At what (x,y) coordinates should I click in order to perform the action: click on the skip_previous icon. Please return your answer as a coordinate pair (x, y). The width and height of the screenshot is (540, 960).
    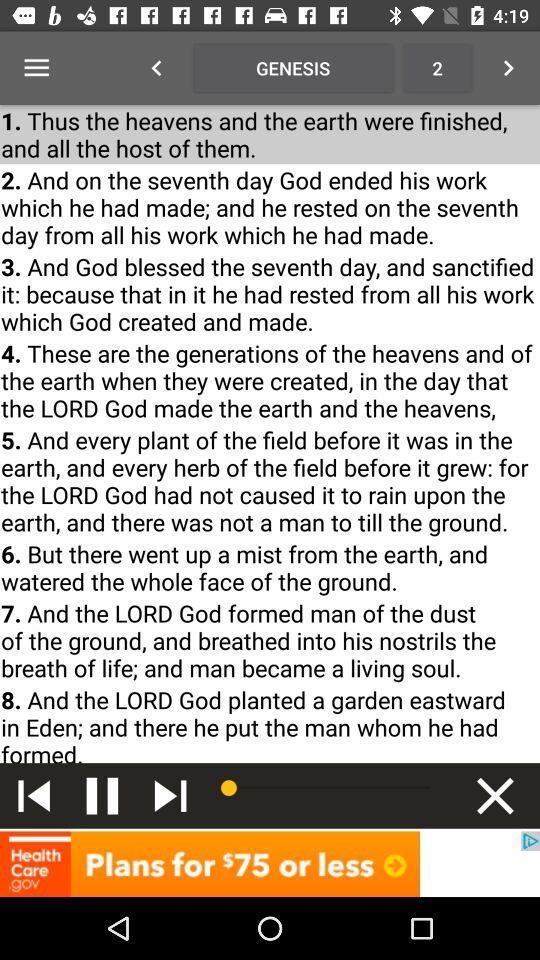
    Looking at the image, I should click on (33, 795).